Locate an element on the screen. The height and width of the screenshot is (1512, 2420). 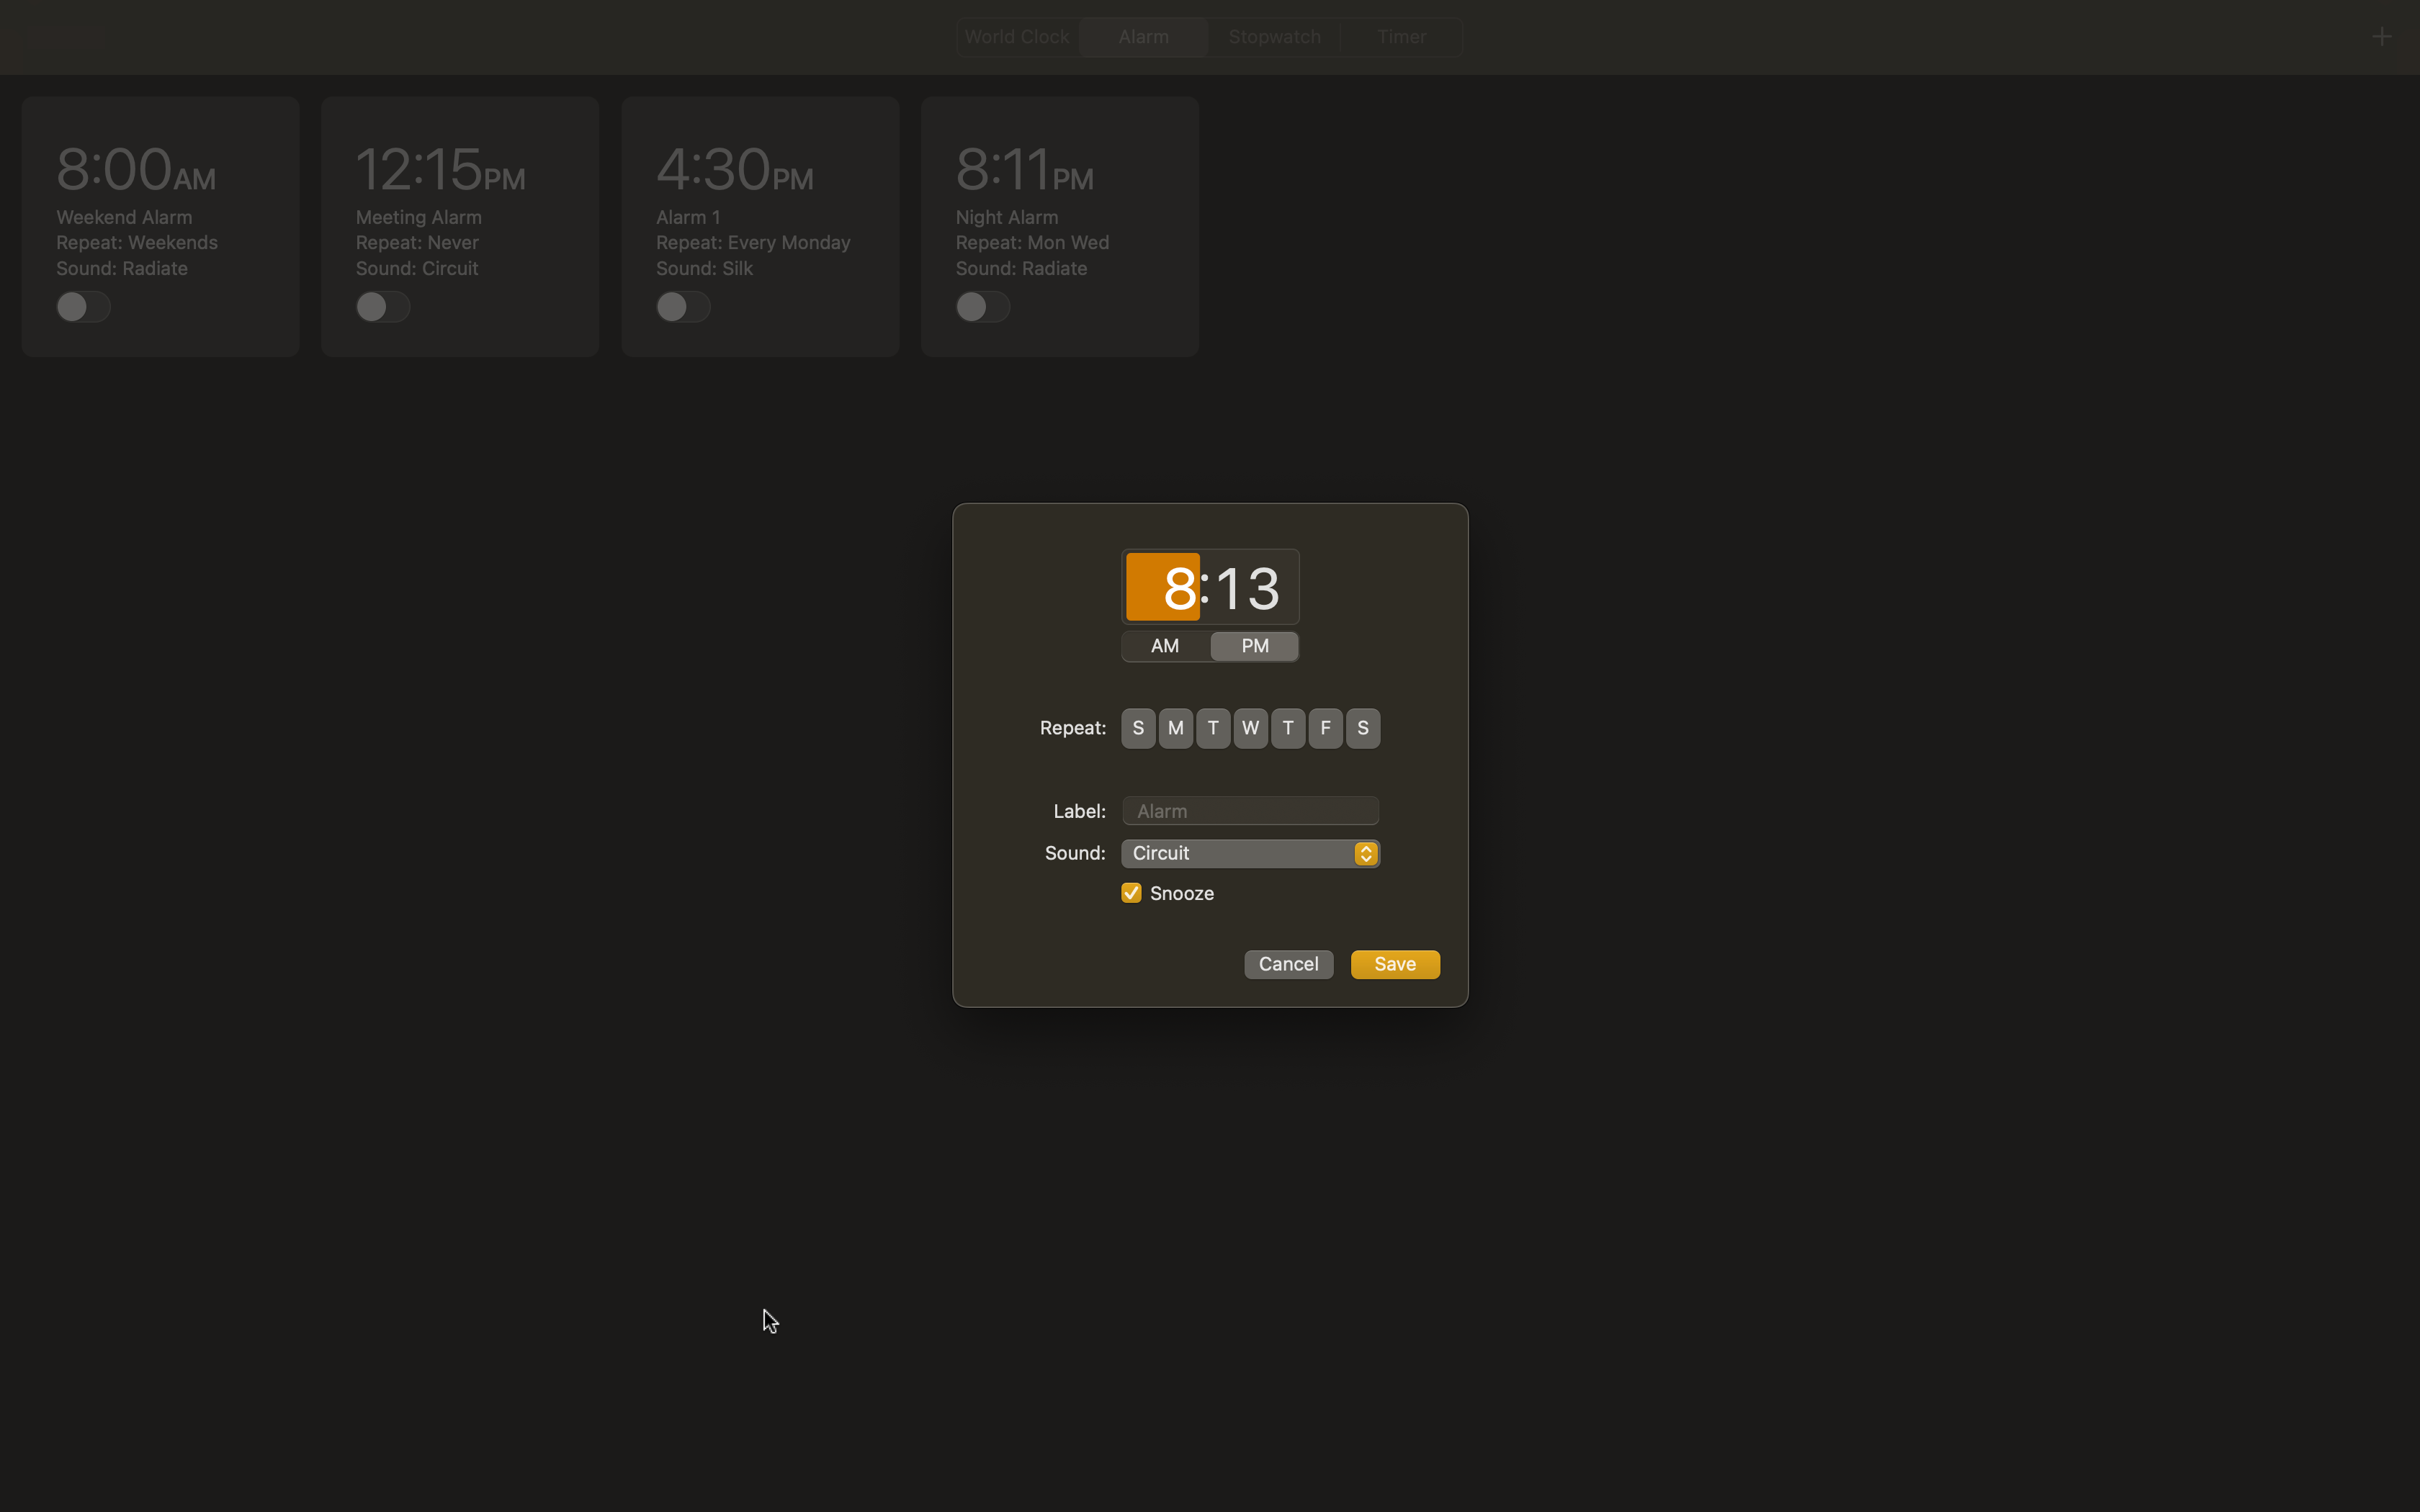
Program the alarm to activate from Monday to Friday is located at coordinates (1175, 727).